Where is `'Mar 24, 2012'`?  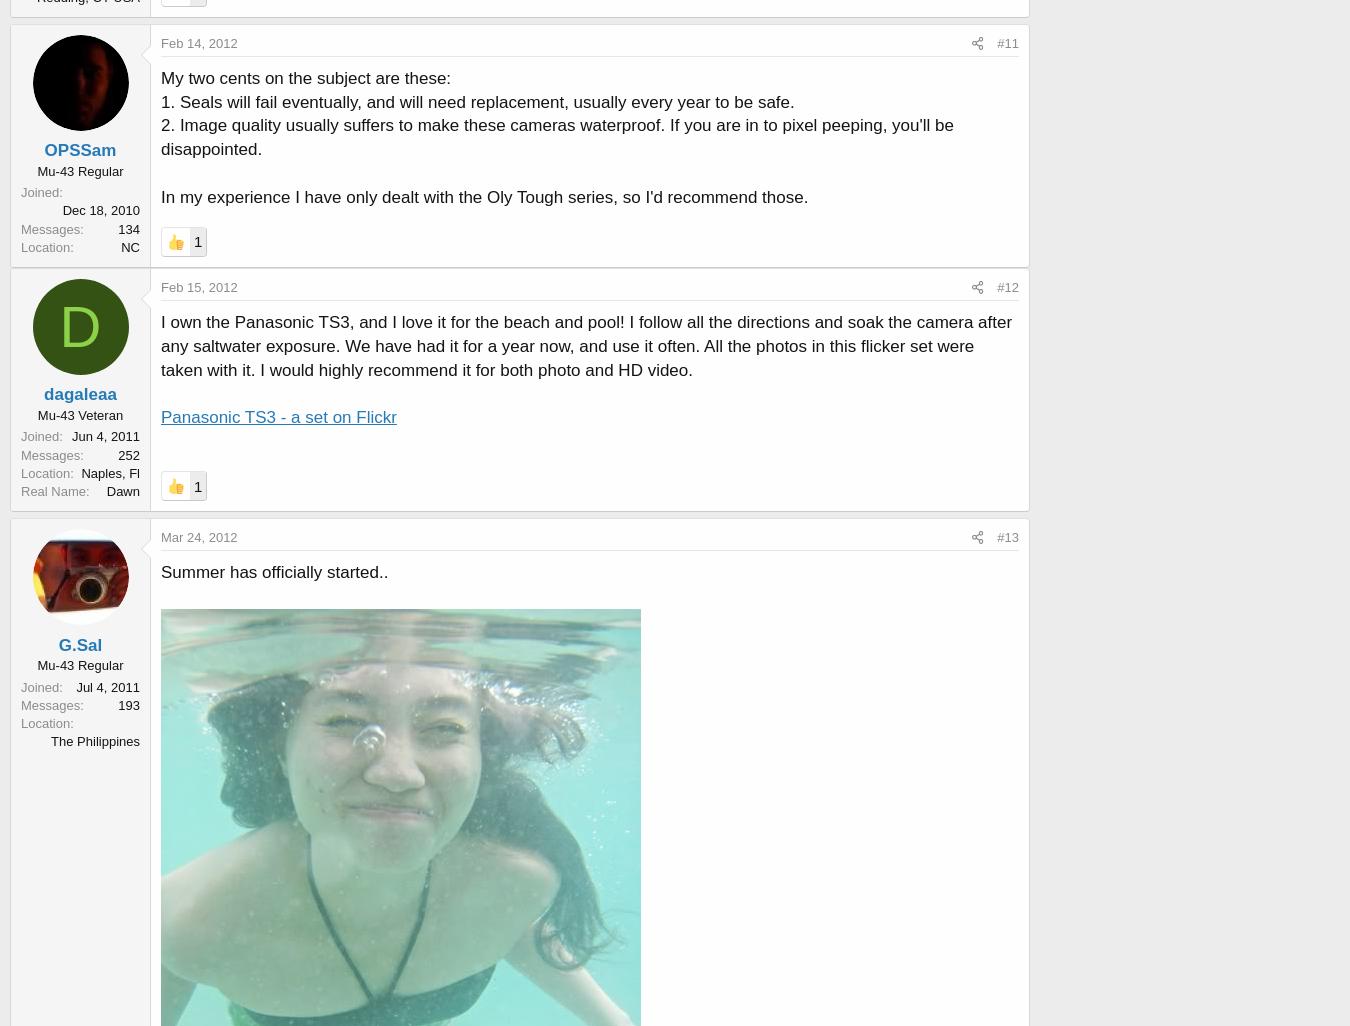
'Mar 24, 2012' is located at coordinates (198, 537).